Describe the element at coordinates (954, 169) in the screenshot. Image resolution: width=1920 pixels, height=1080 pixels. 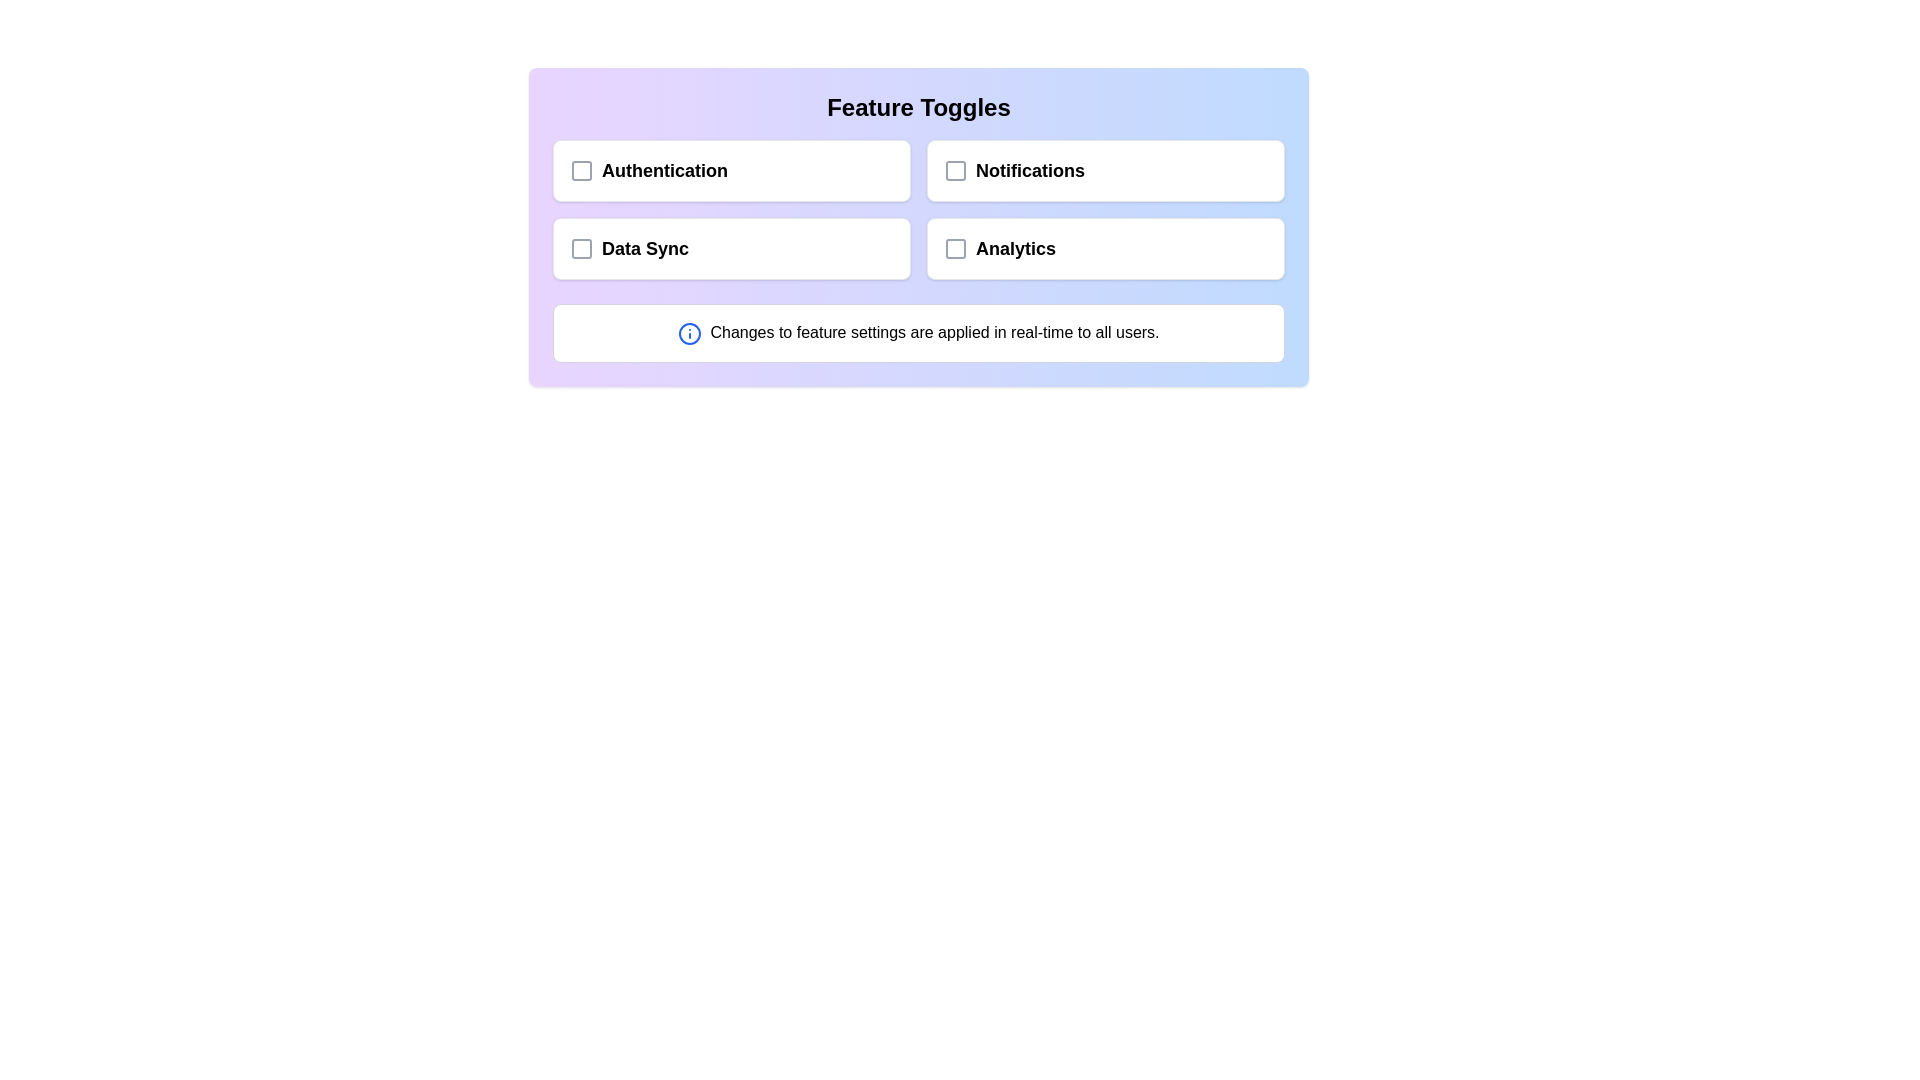
I see `the toggleable 'Notifications' checkbox located to the left of the text label to change its state` at that location.